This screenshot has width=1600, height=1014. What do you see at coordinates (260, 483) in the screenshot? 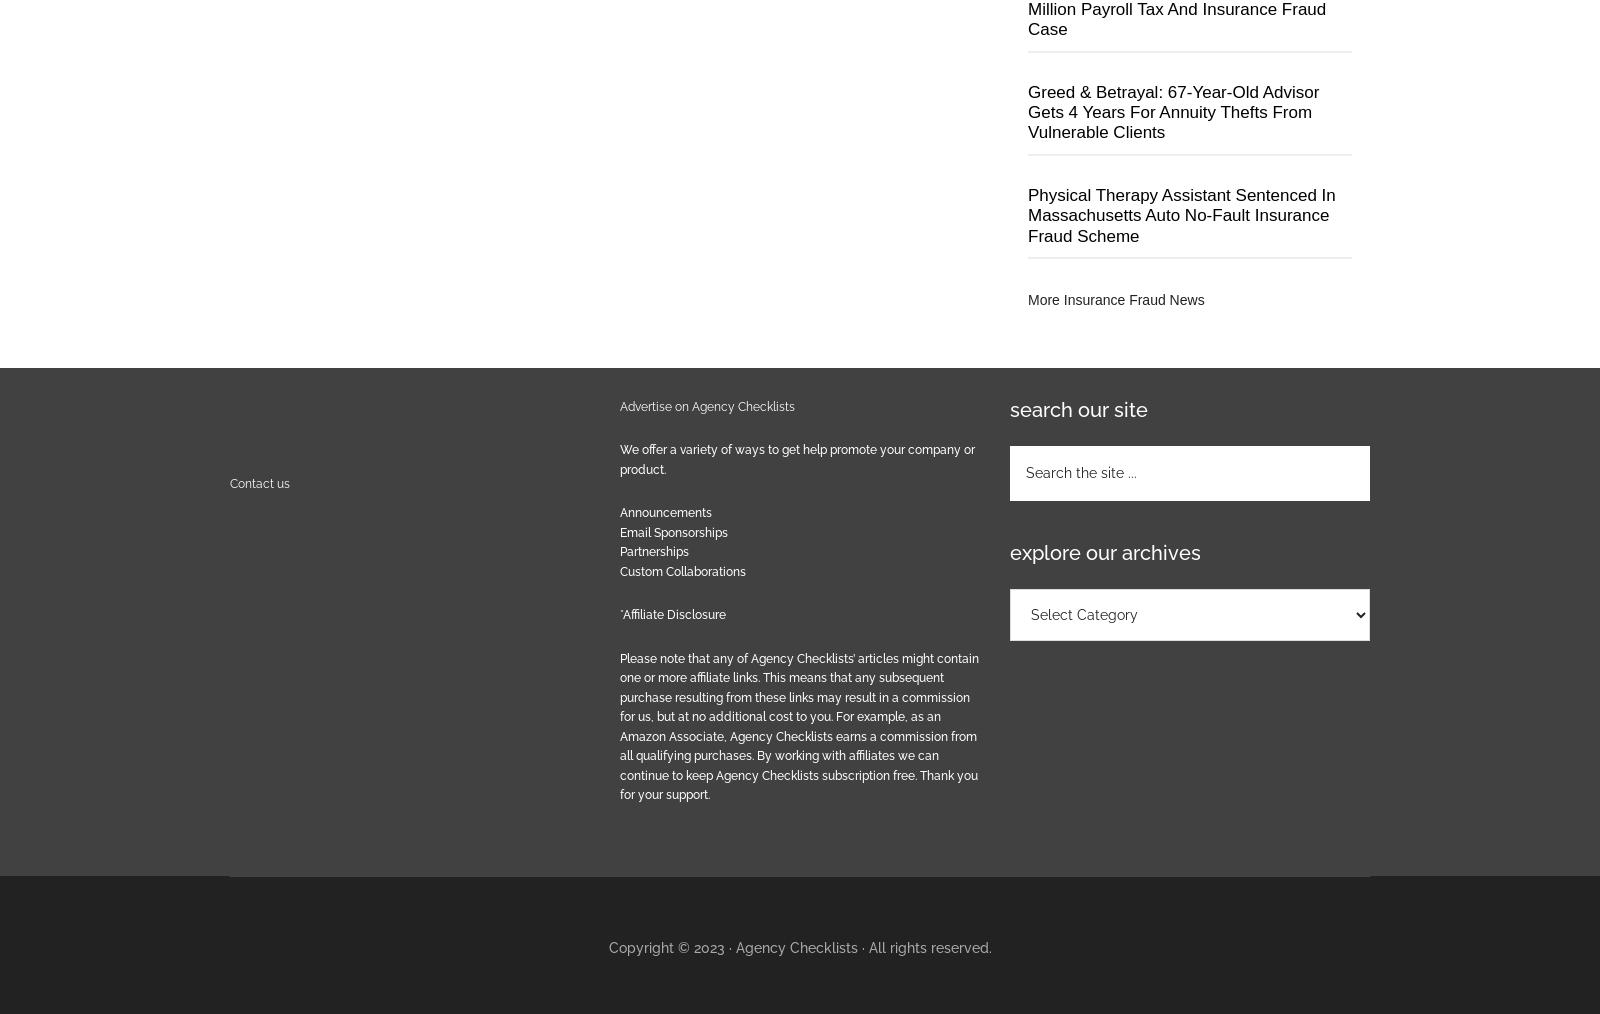
I see `'Contact us'` at bounding box center [260, 483].